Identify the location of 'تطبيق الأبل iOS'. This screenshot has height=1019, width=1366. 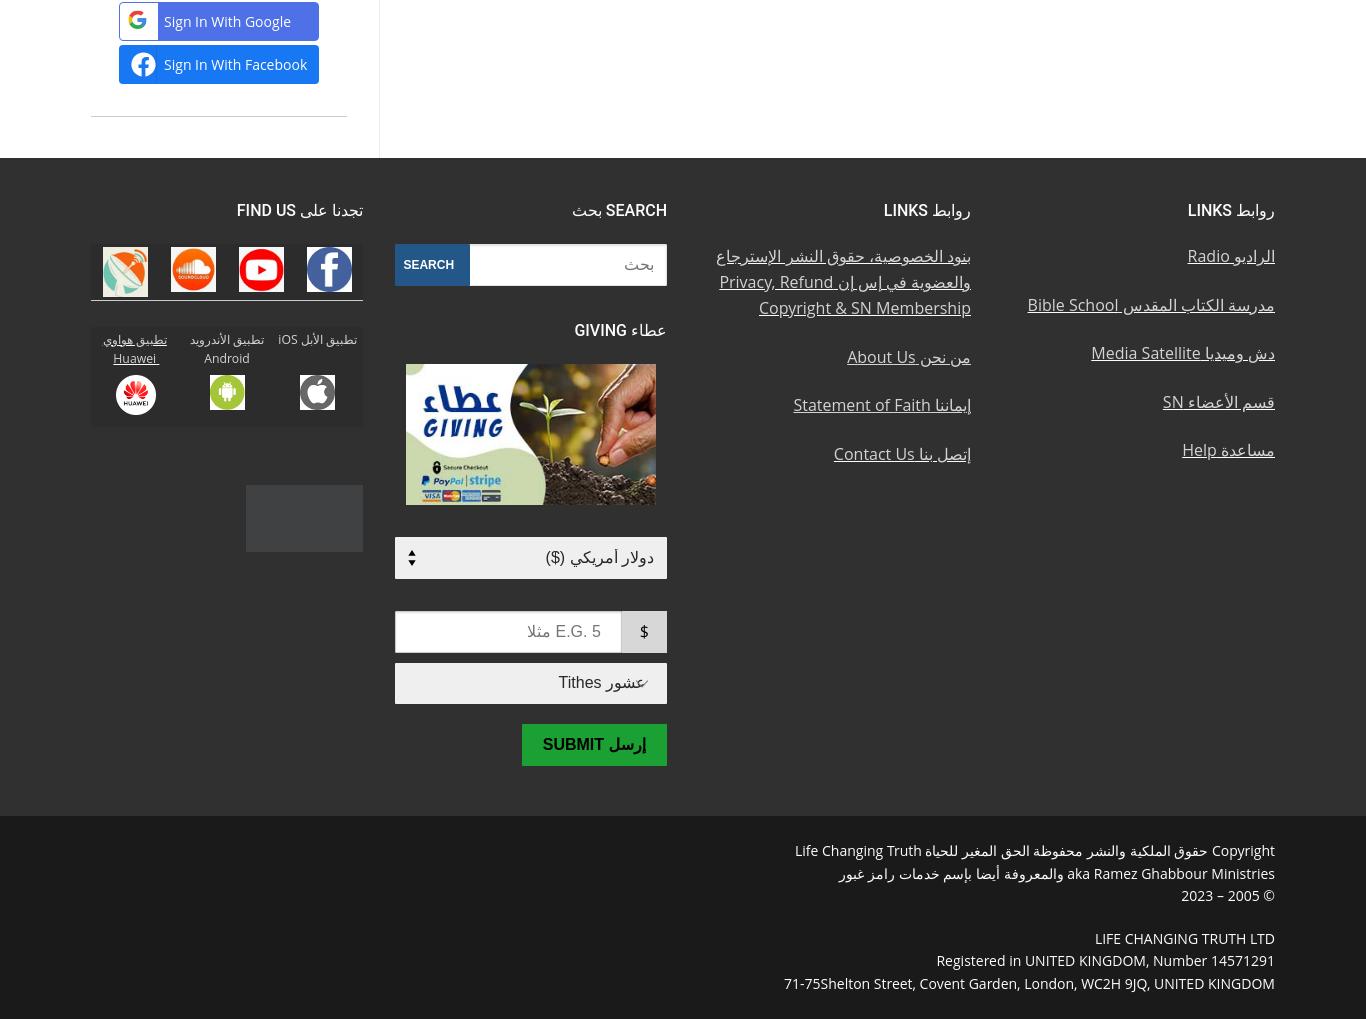
(317, 338).